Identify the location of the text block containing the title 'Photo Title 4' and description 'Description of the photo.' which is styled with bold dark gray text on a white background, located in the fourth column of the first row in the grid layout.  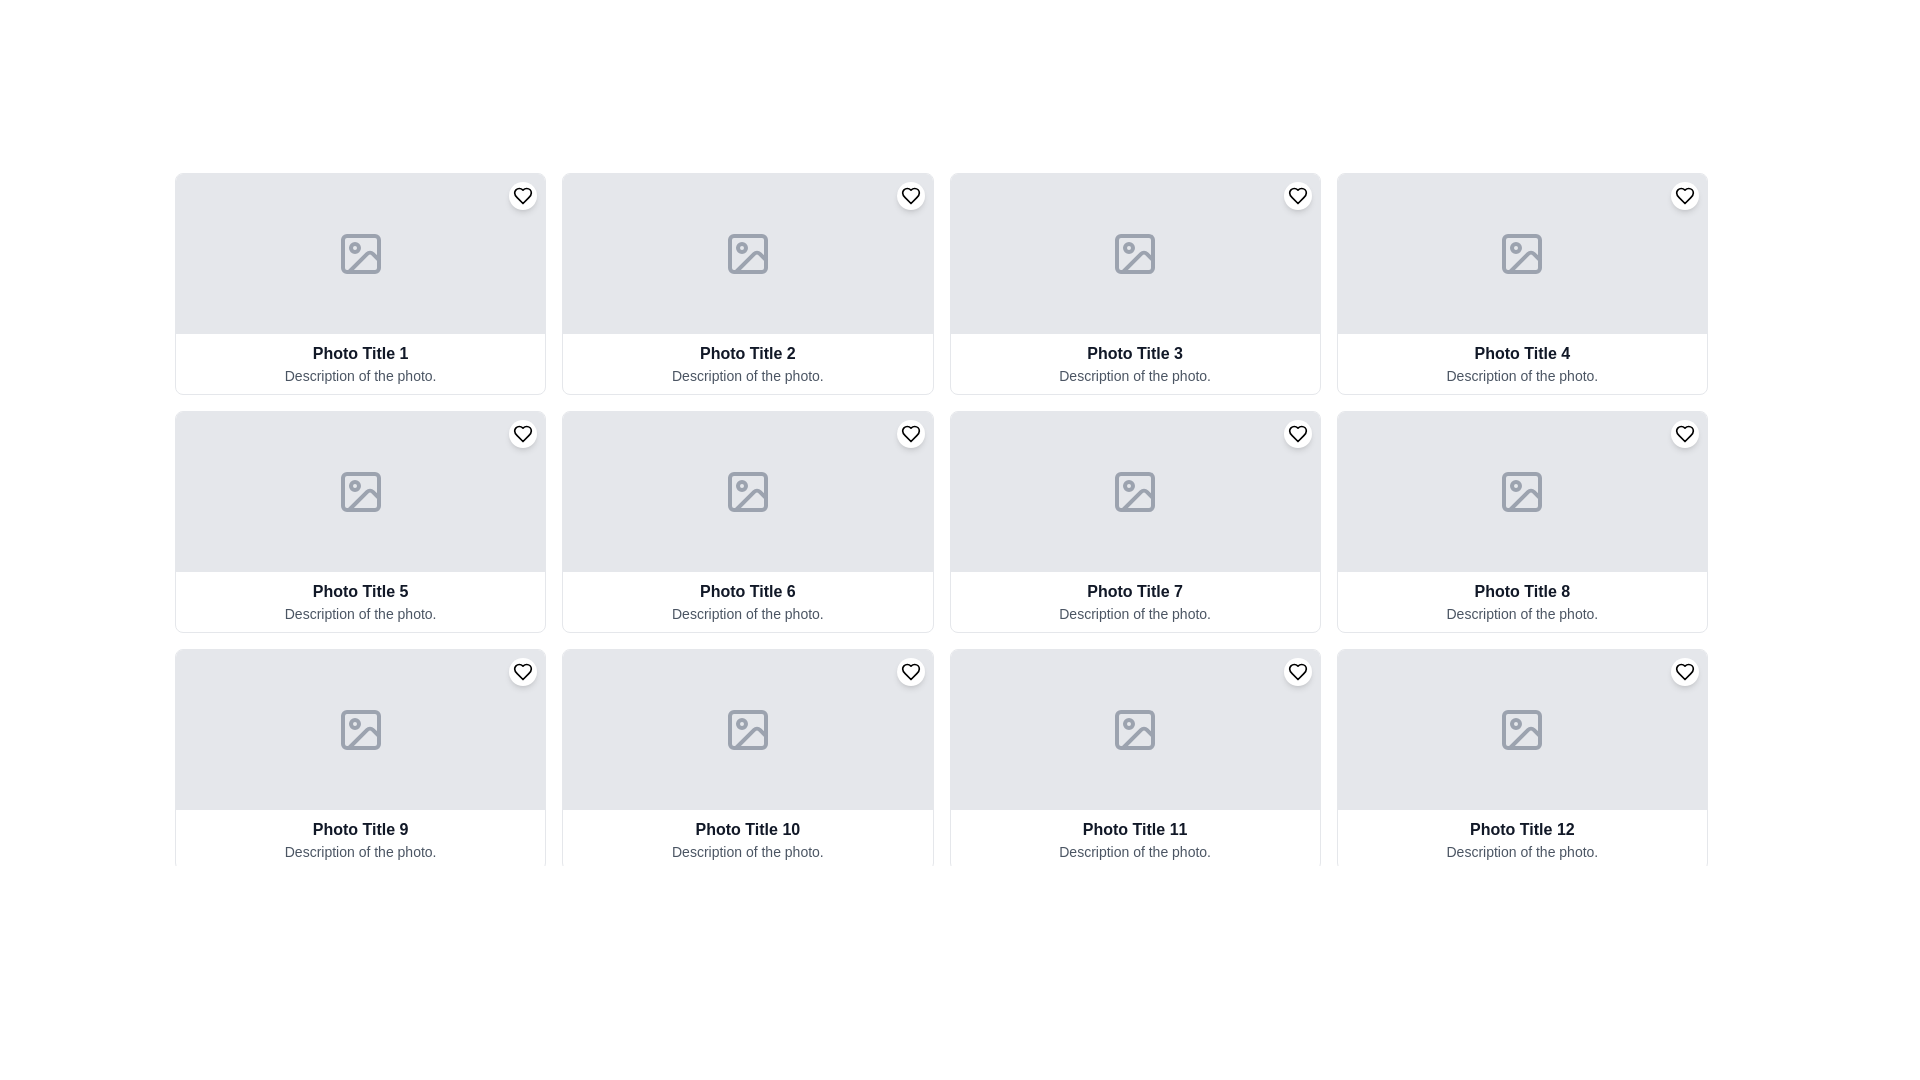
(1521, 363).